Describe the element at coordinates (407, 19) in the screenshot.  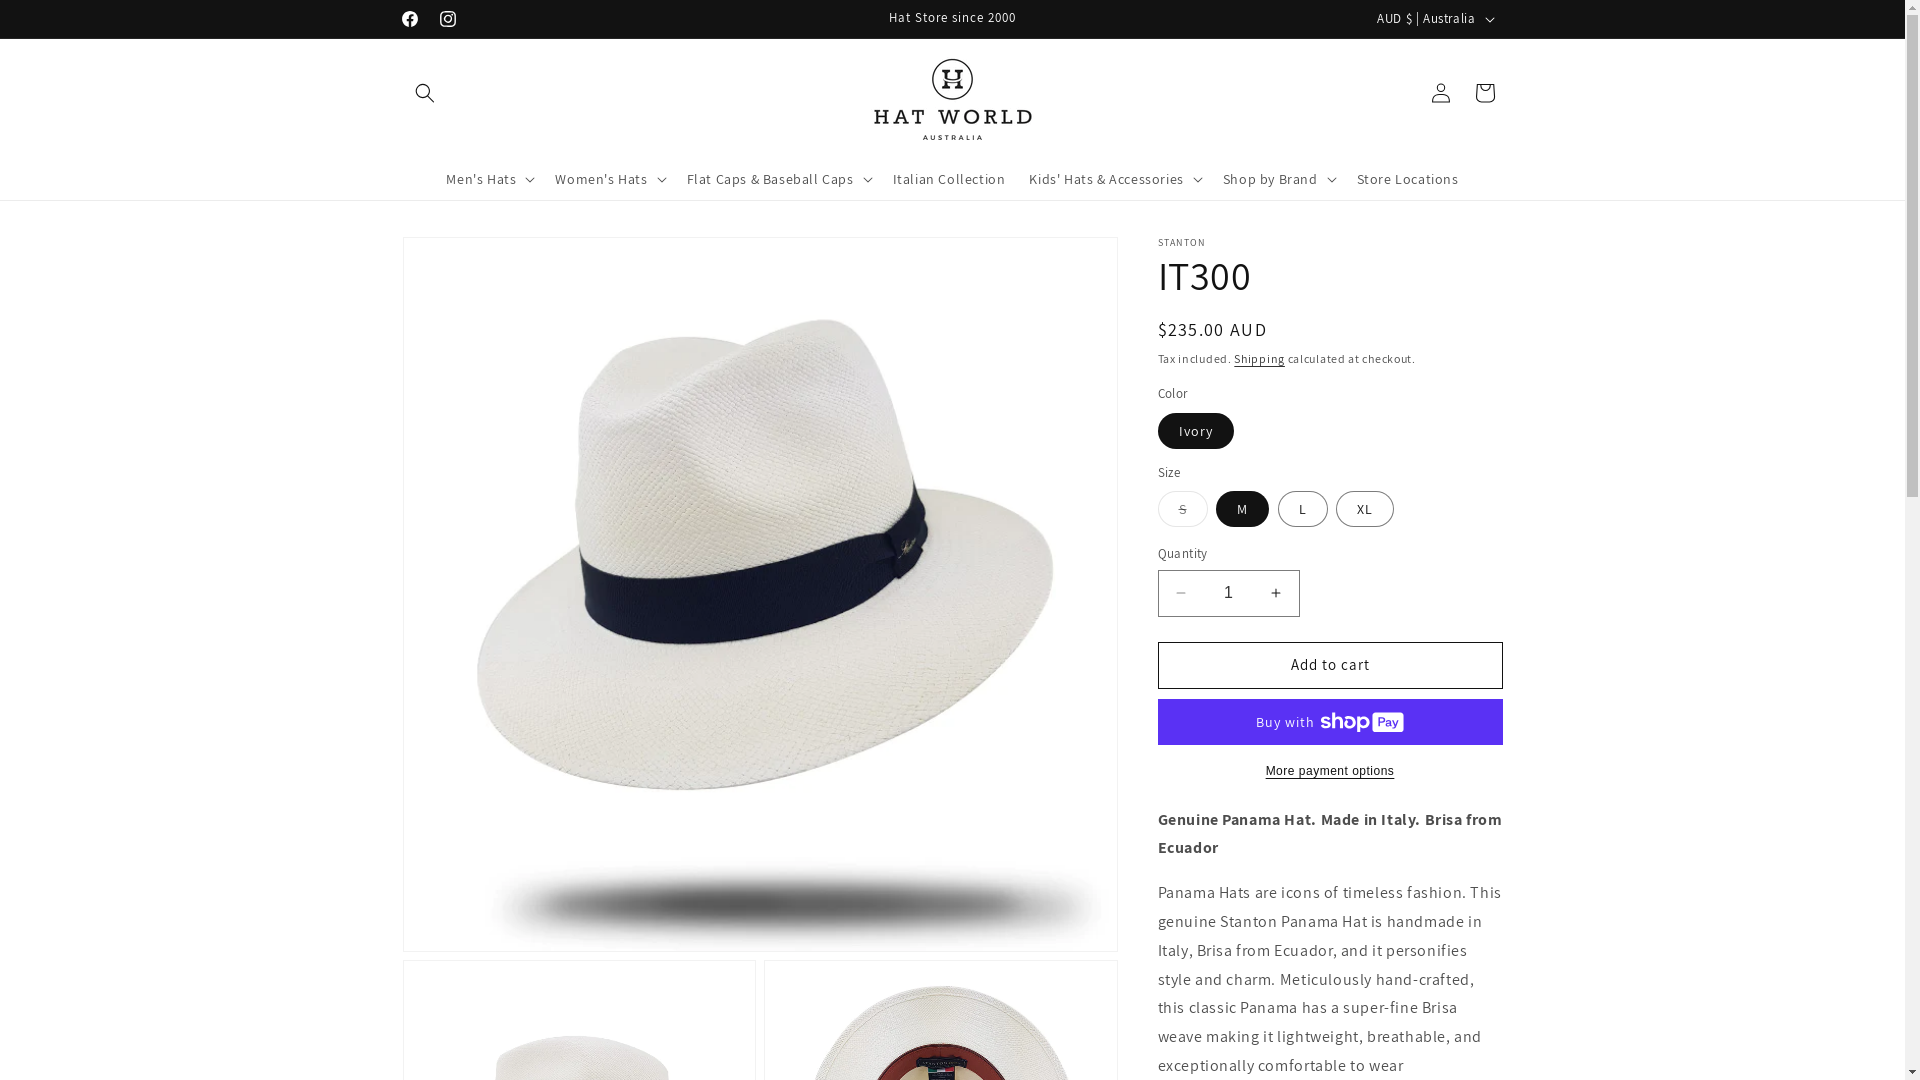
I see `'Facebook'` at that location.